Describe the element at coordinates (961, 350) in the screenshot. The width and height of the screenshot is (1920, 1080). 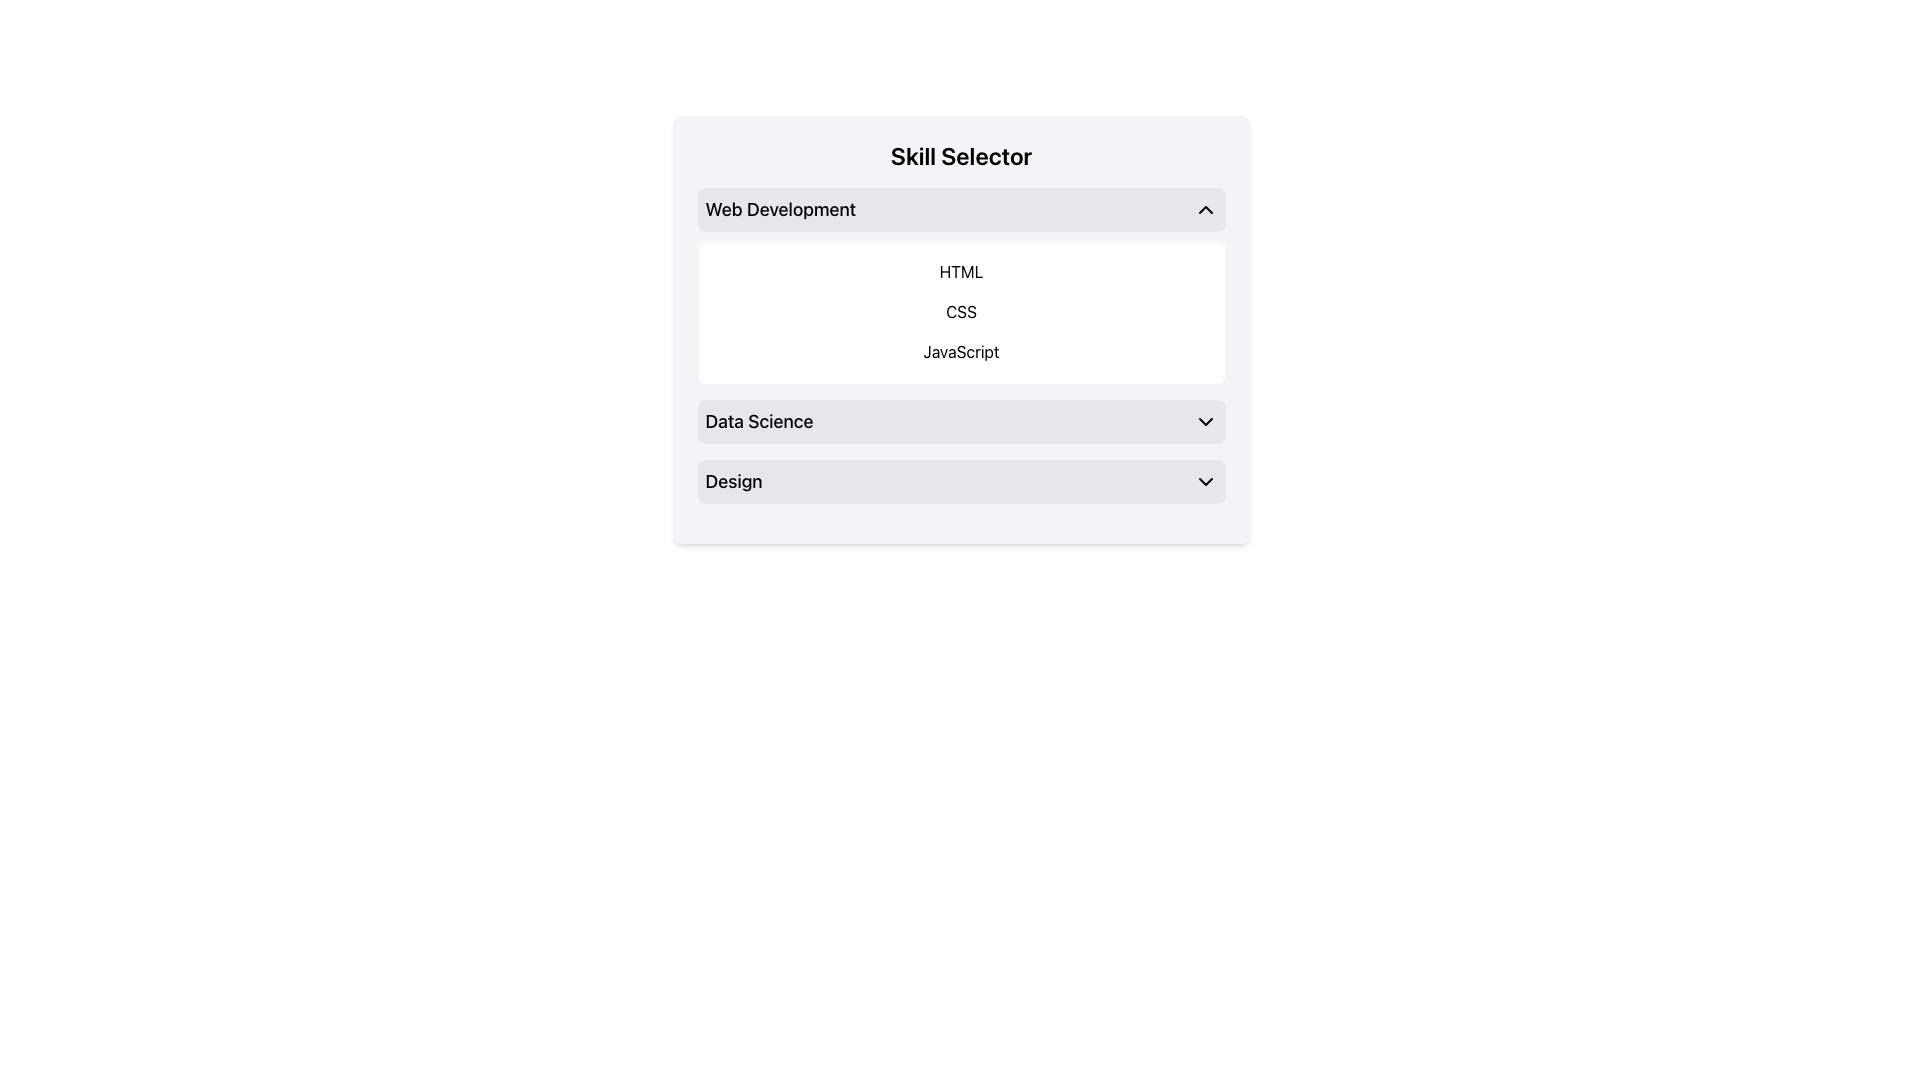
I see `the unclickable Static Text Label that signifies 'JavaScript' in the 'Web Development' section, located in the 'Skill Selector'` at that location.